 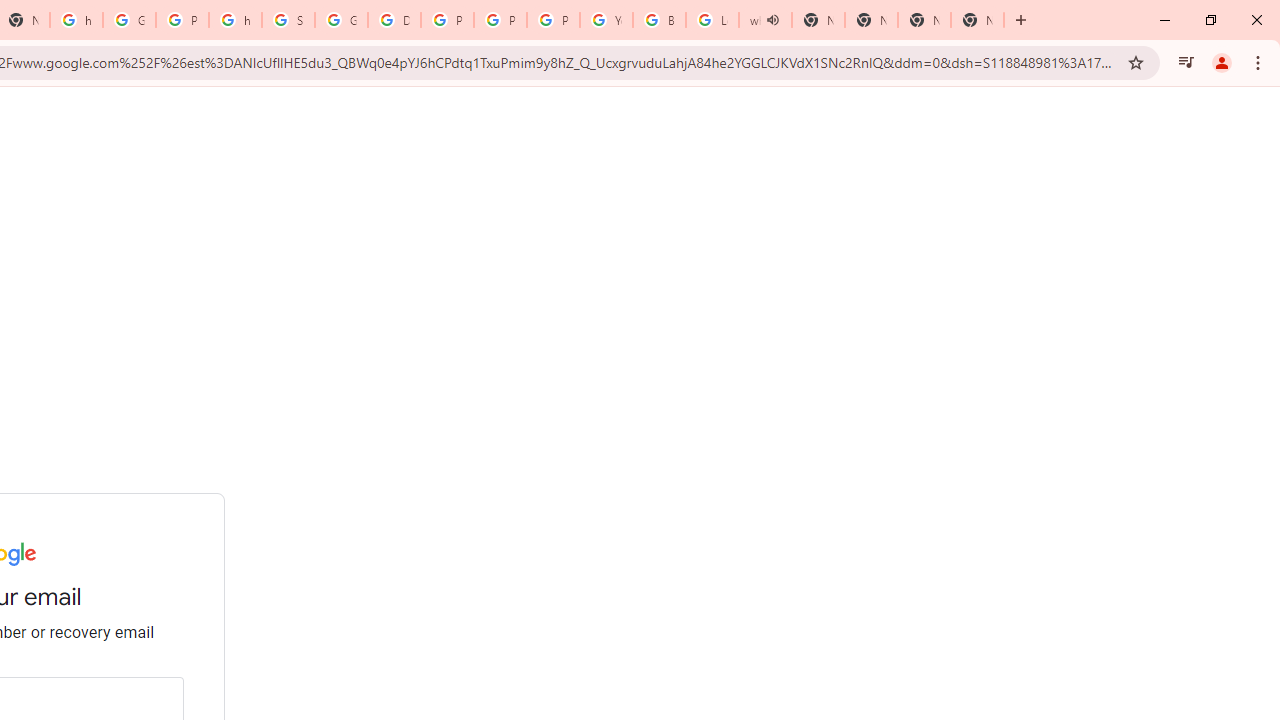 I want to click on 'Privacy Help Center - Policies Help', so click(x=446, y=20).